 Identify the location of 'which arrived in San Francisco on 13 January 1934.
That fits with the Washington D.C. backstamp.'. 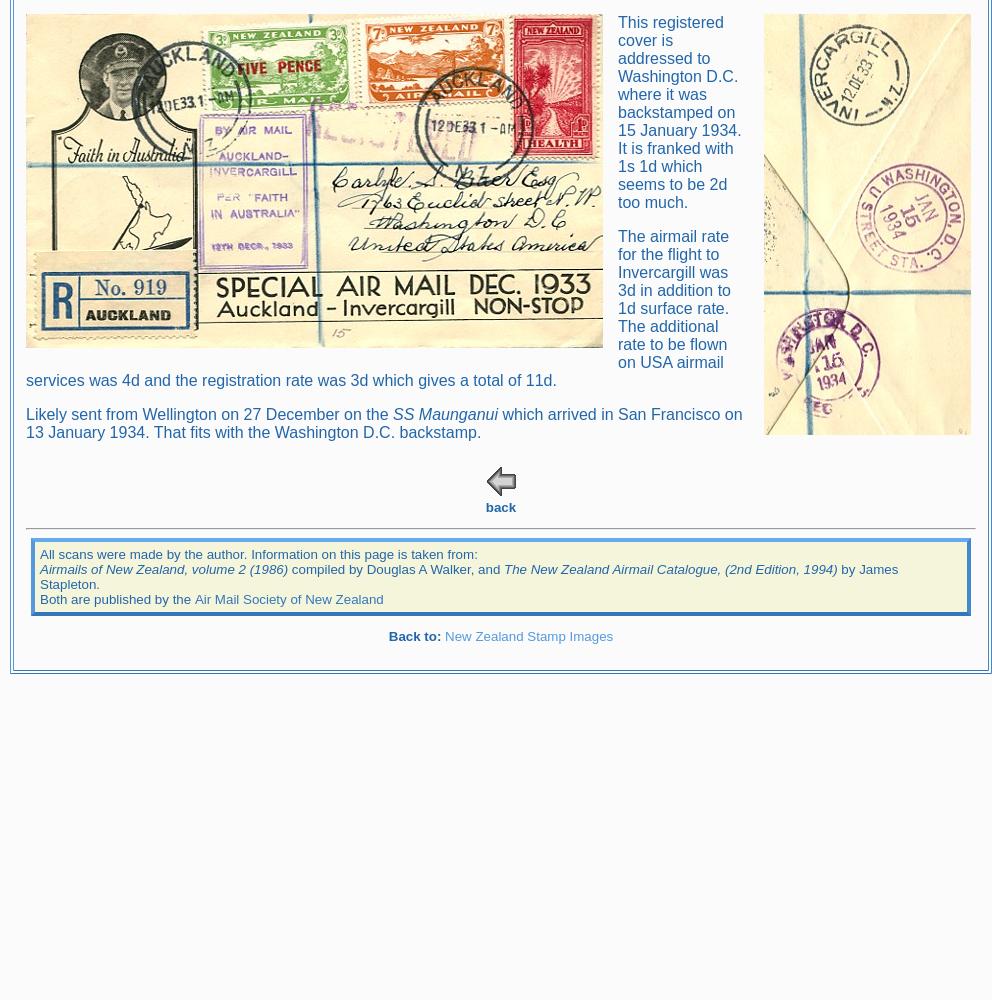
(24, 422).